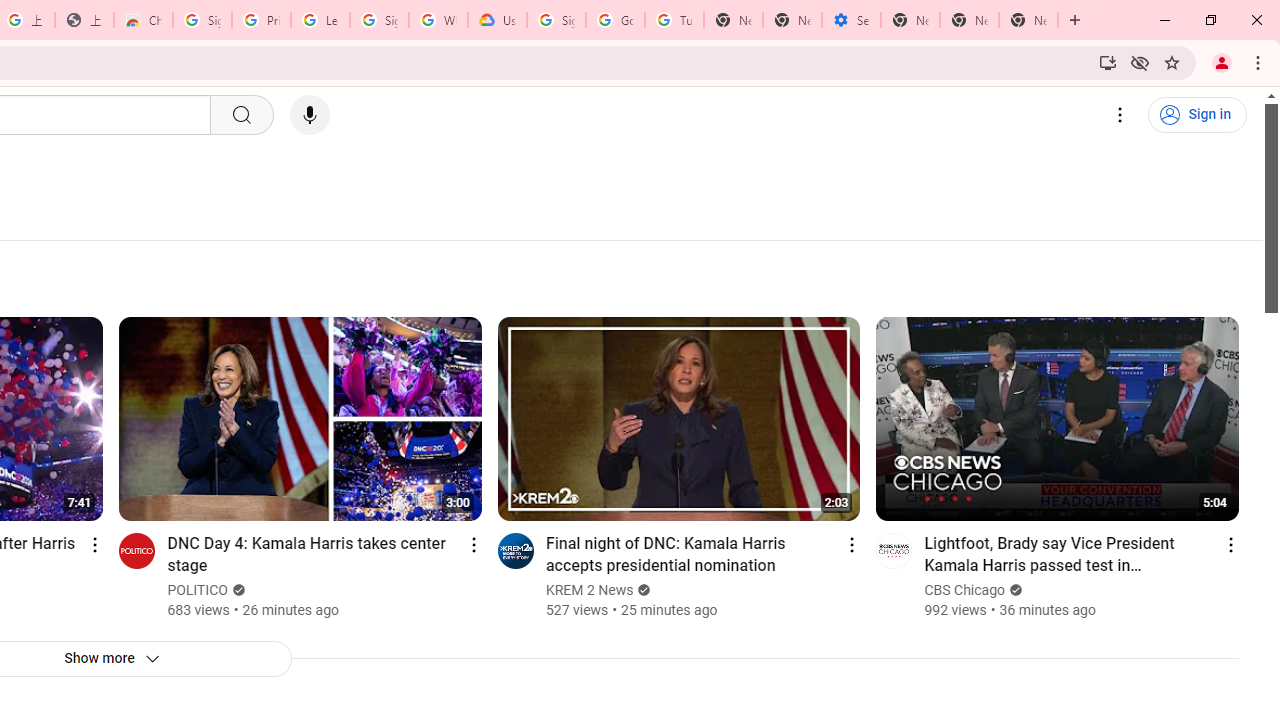 The height and width of the screenshot is (720, 1280). Describe the element at coordinates (308, 115) in the screenshot. I see `'Search with your voice'` at that location.